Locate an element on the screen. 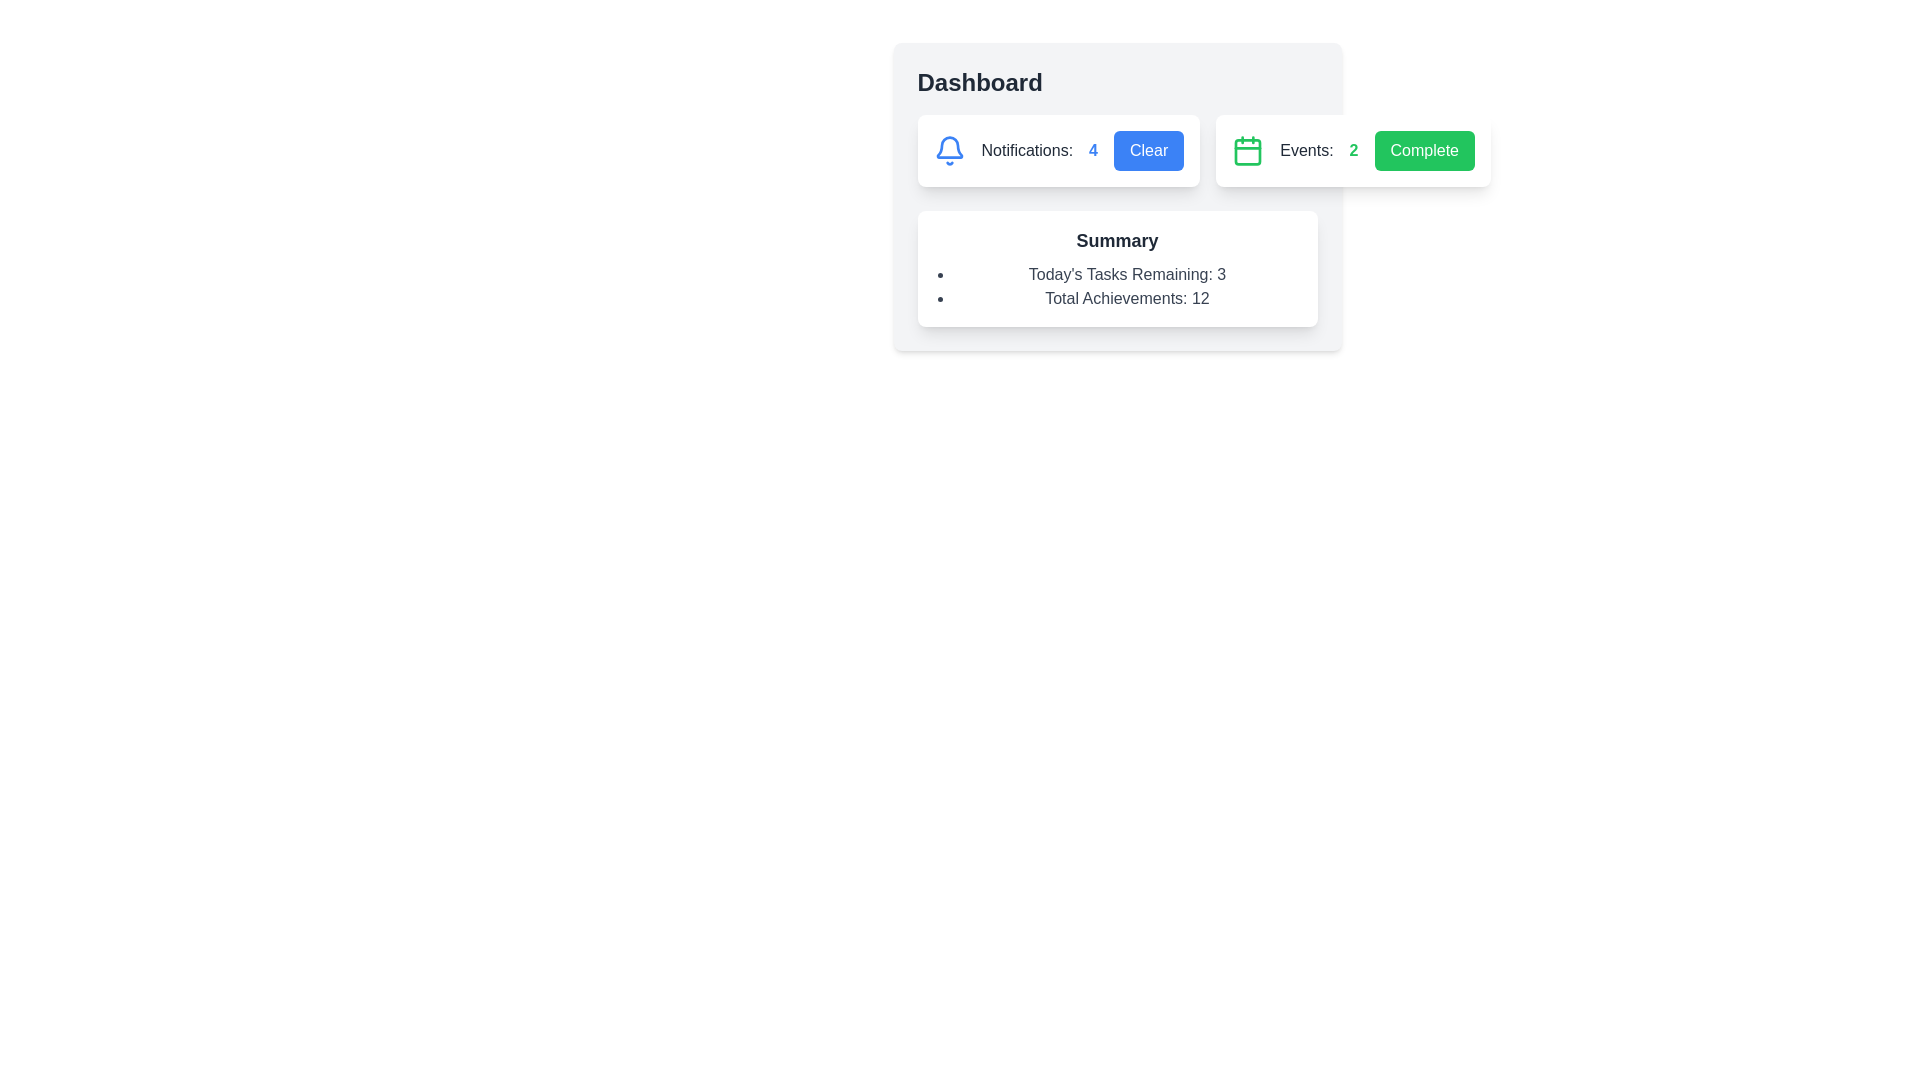 The image size is (1920, 1080). the green square with rounded corners that is part of the calendar icon, located in the top-right area of the dashboard interface is located at coordinates (1247, 151).